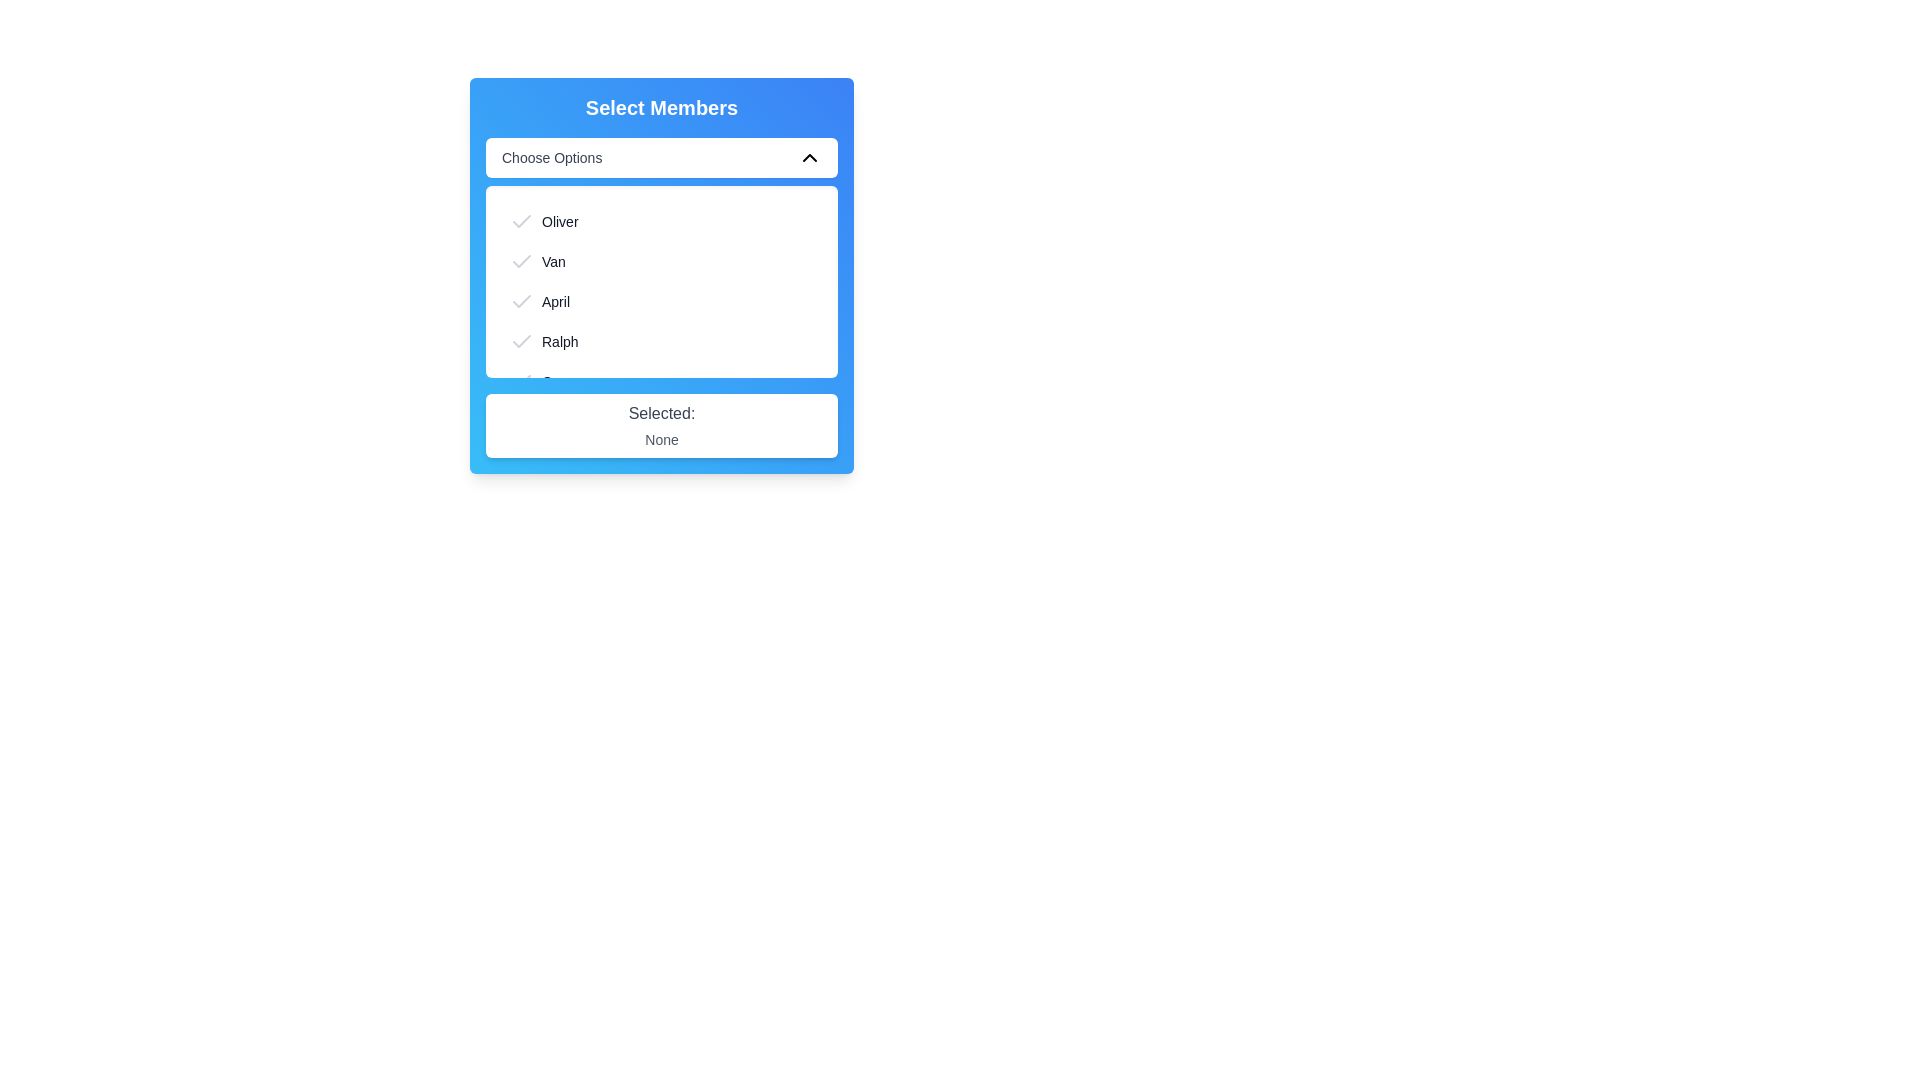 This screenshot has width=1920, height=1080. I want to click on the icon next to the list item labeled 'Ralph' in the dropdown menu of the 'Select Members' component, so click(522, 339).